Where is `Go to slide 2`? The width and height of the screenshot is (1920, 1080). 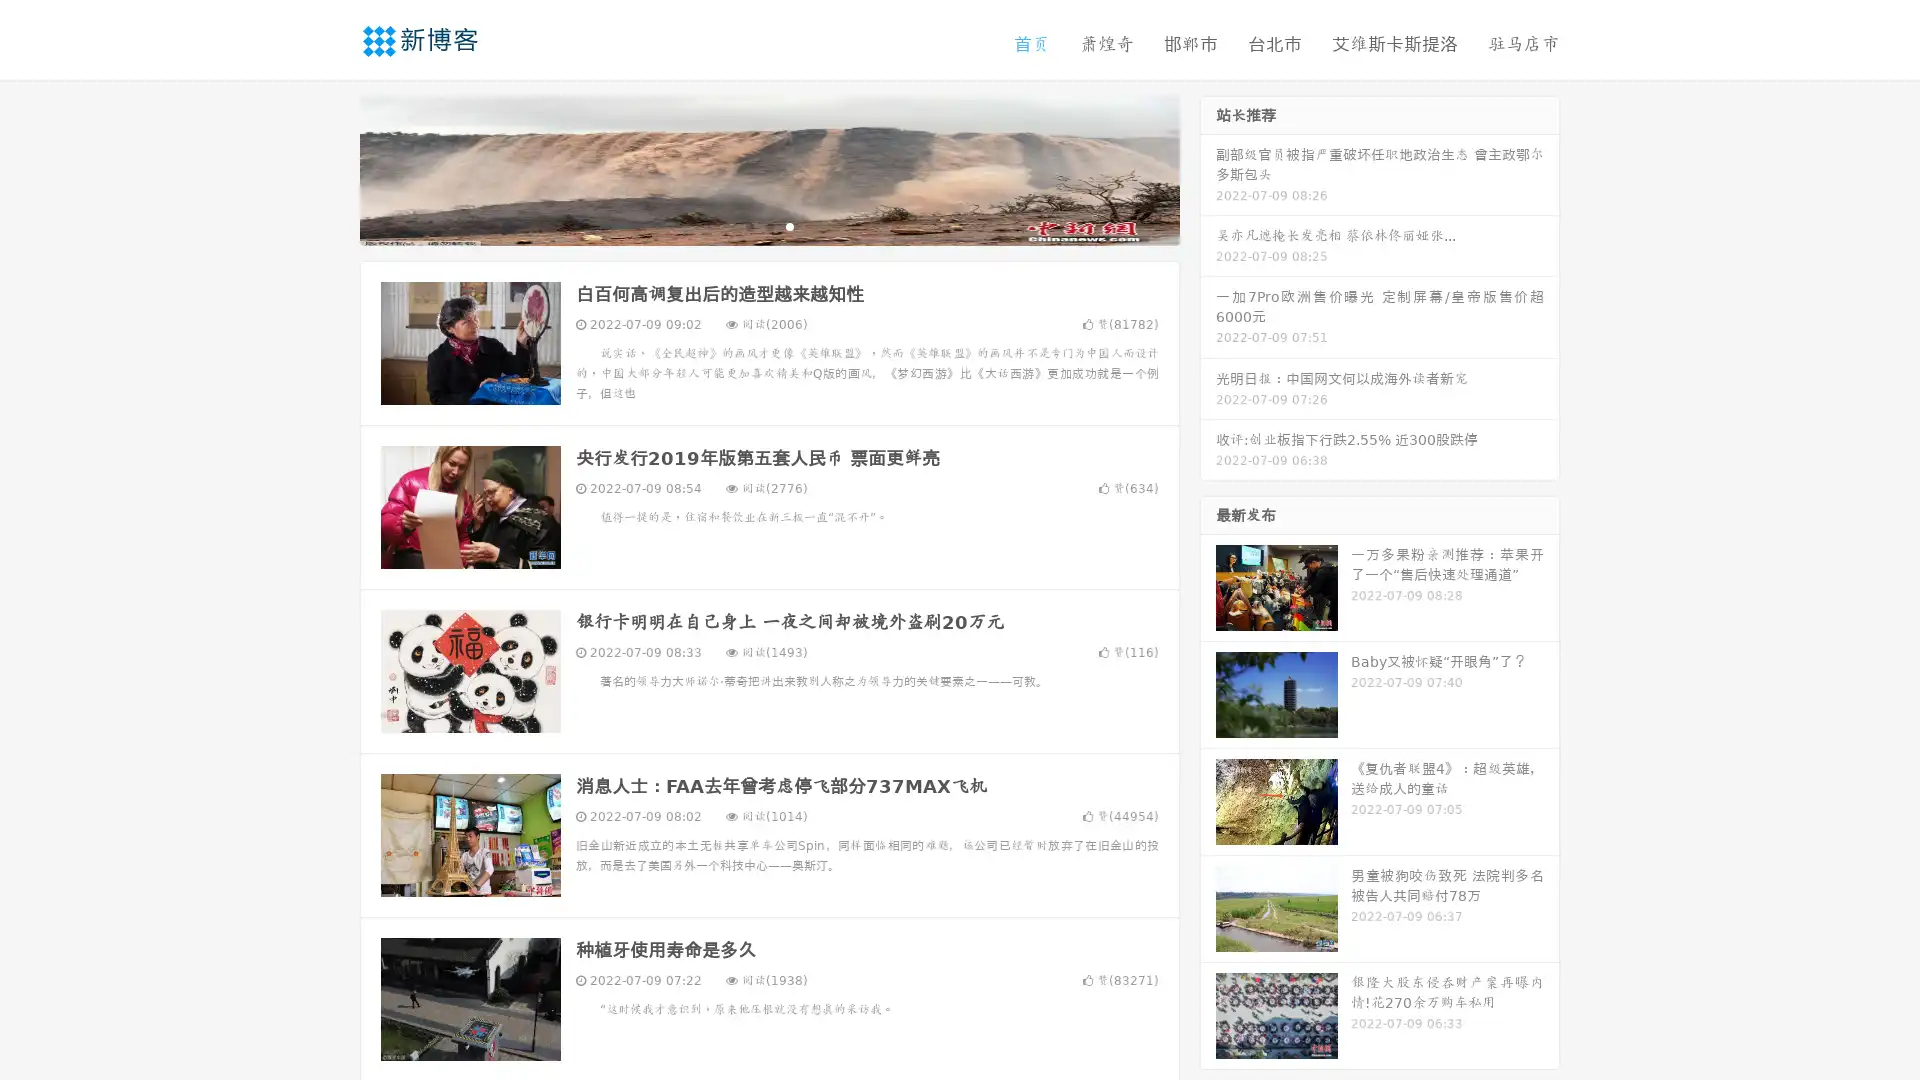
Go to slide 2 is located at coordinates (768, 225).